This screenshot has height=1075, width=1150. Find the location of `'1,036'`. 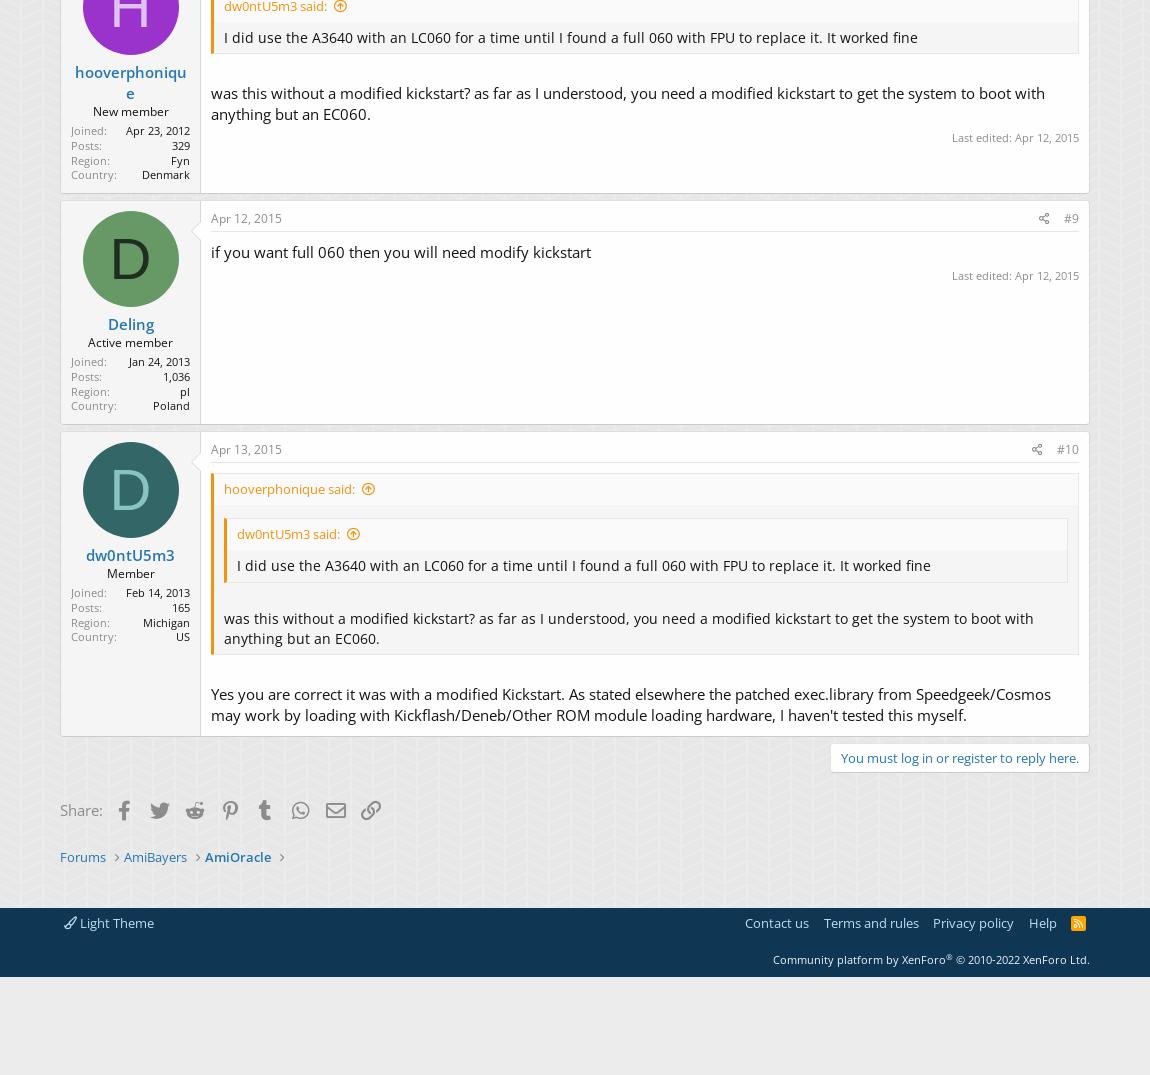

'1,036' is located at coordinates (175, 376).